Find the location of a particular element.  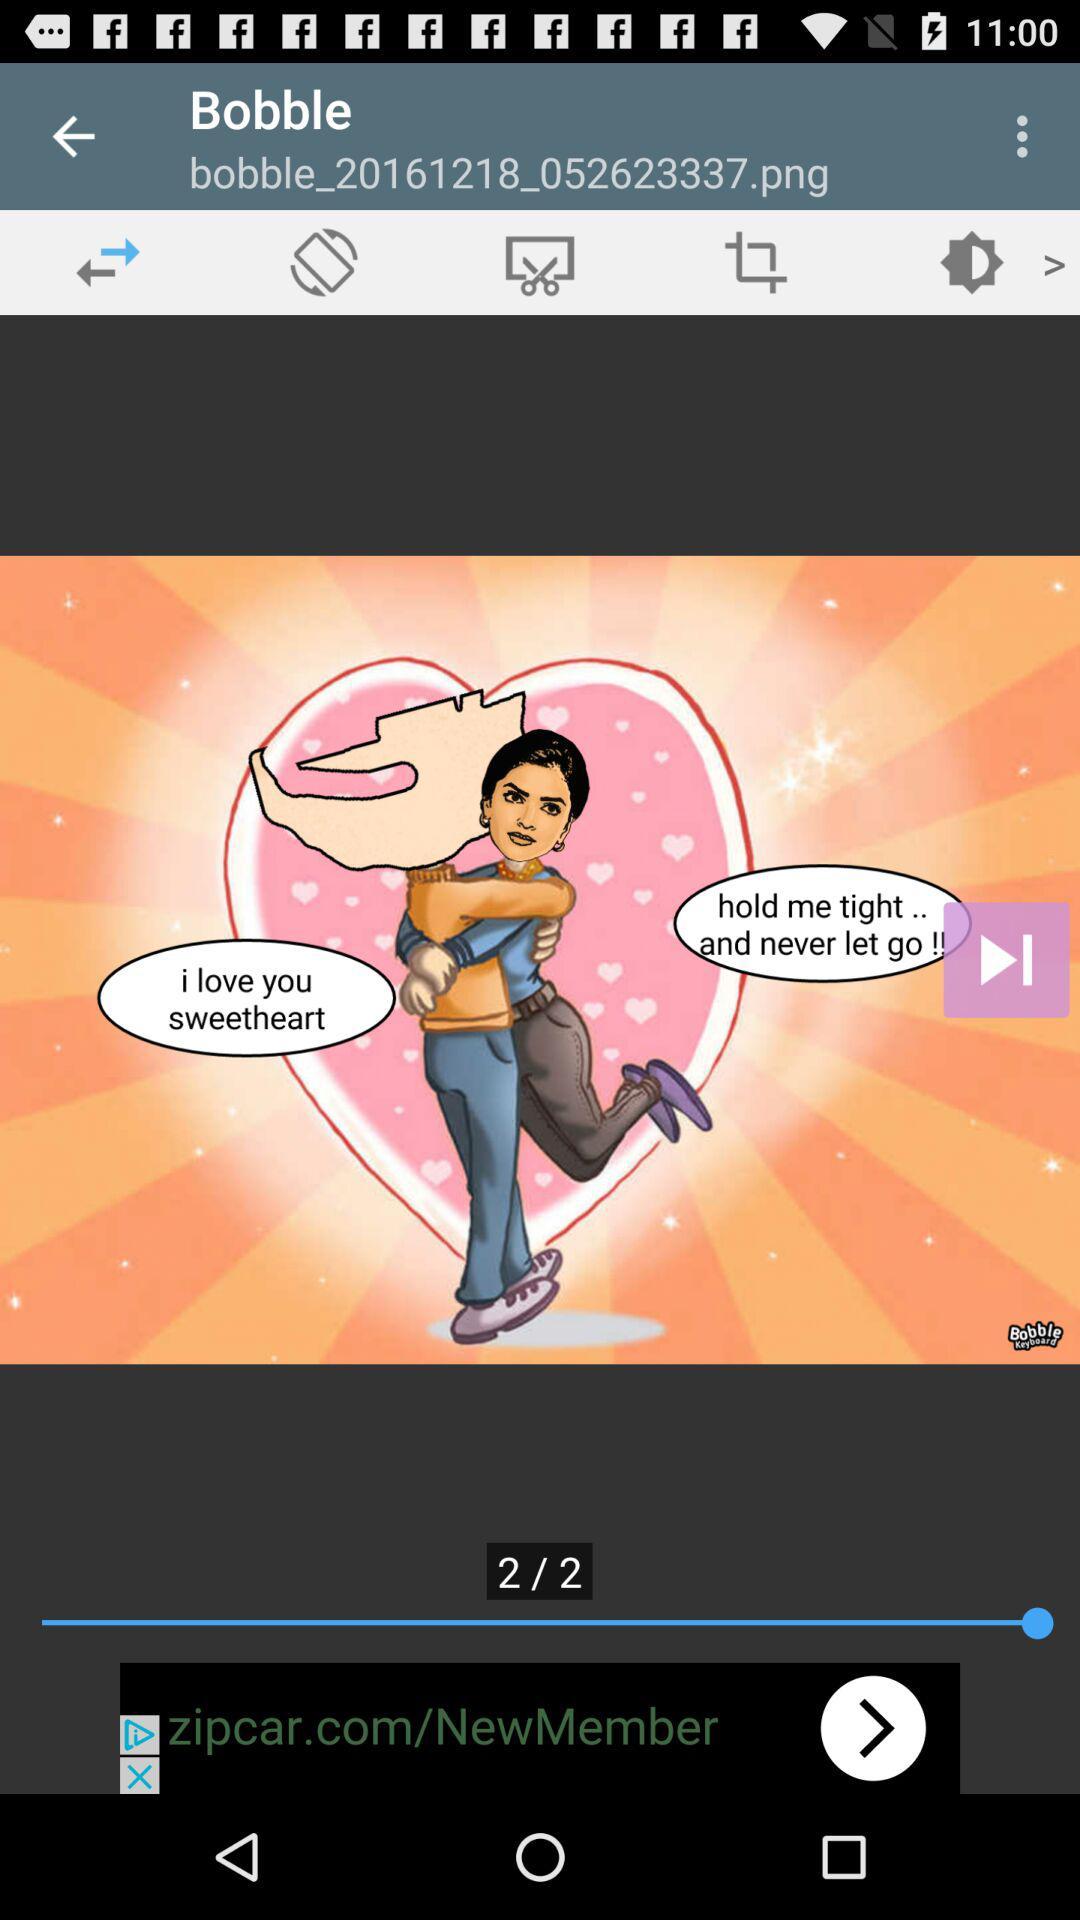

fast forward option is located at coordinates (1006, 960).